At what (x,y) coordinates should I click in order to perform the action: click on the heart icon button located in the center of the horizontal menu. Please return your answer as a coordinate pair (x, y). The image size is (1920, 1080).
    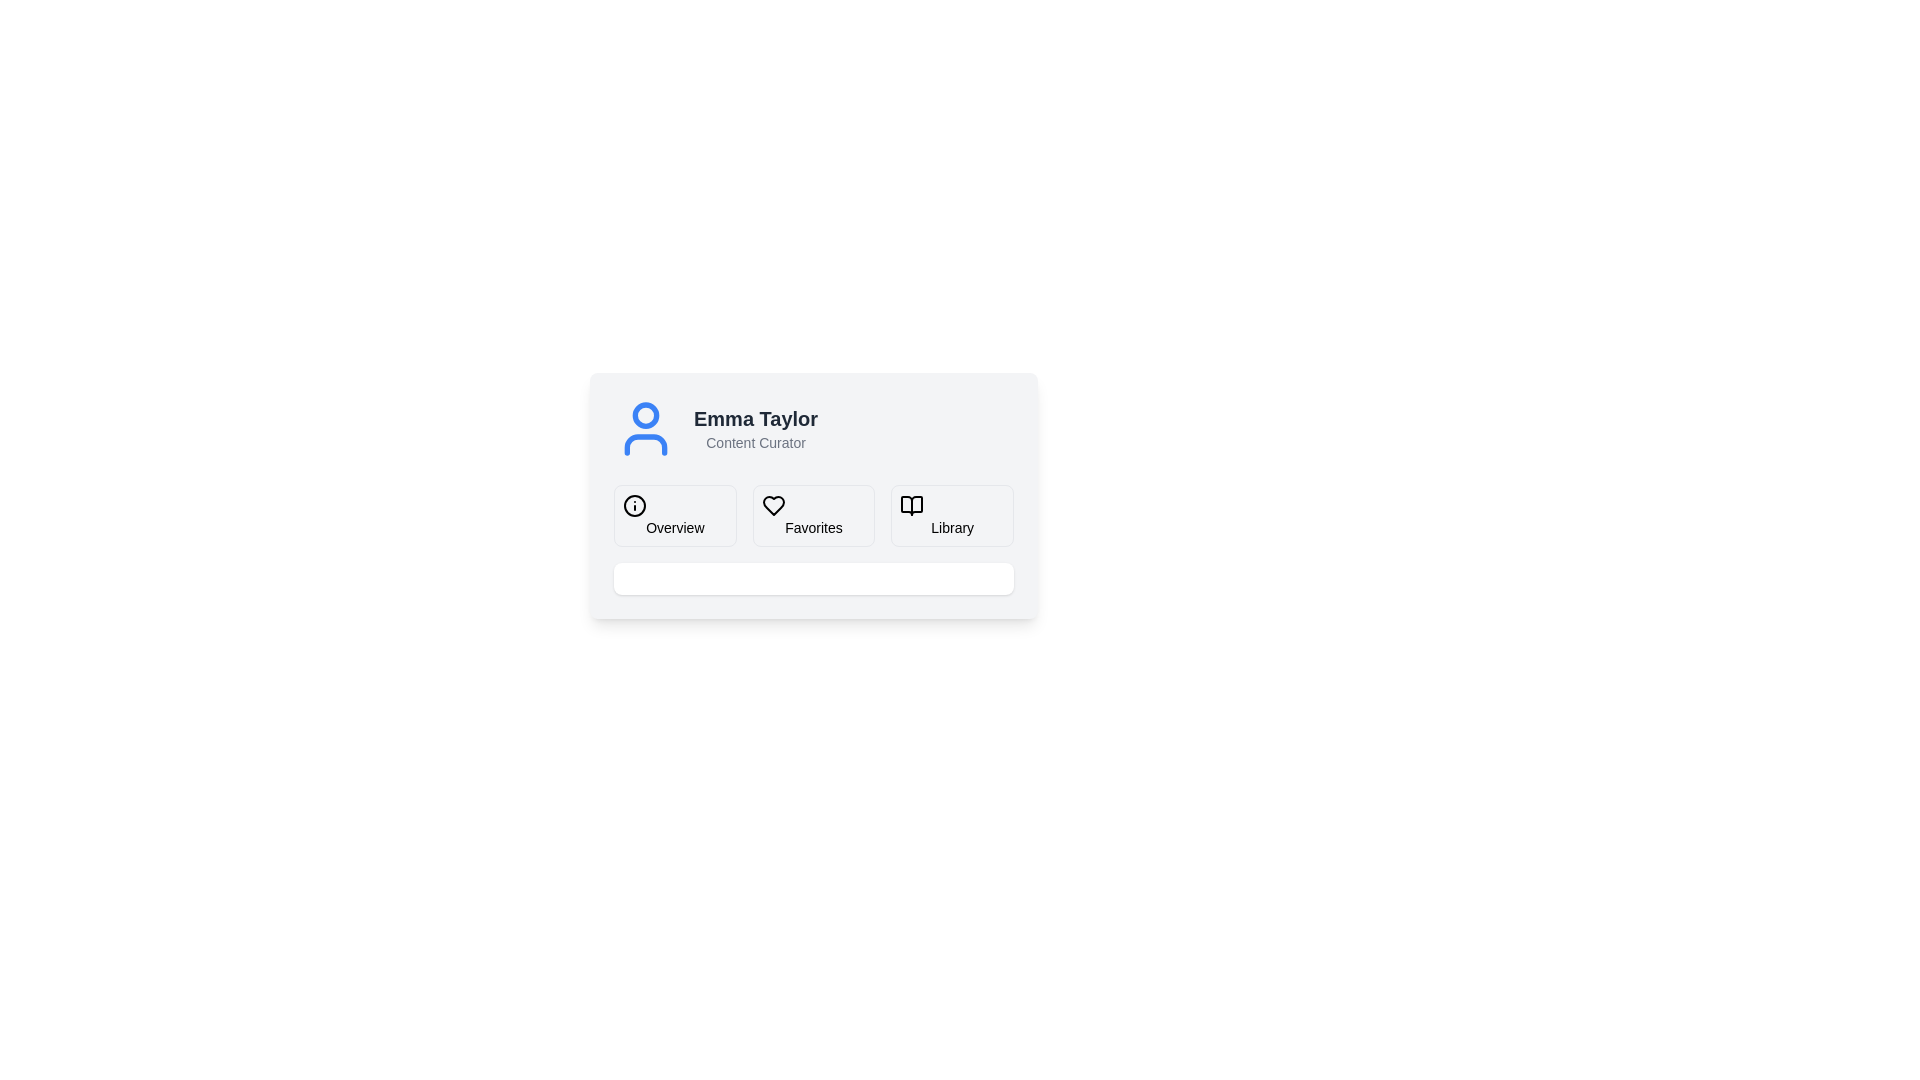
    Looking at the image, I should click on (772, 504).